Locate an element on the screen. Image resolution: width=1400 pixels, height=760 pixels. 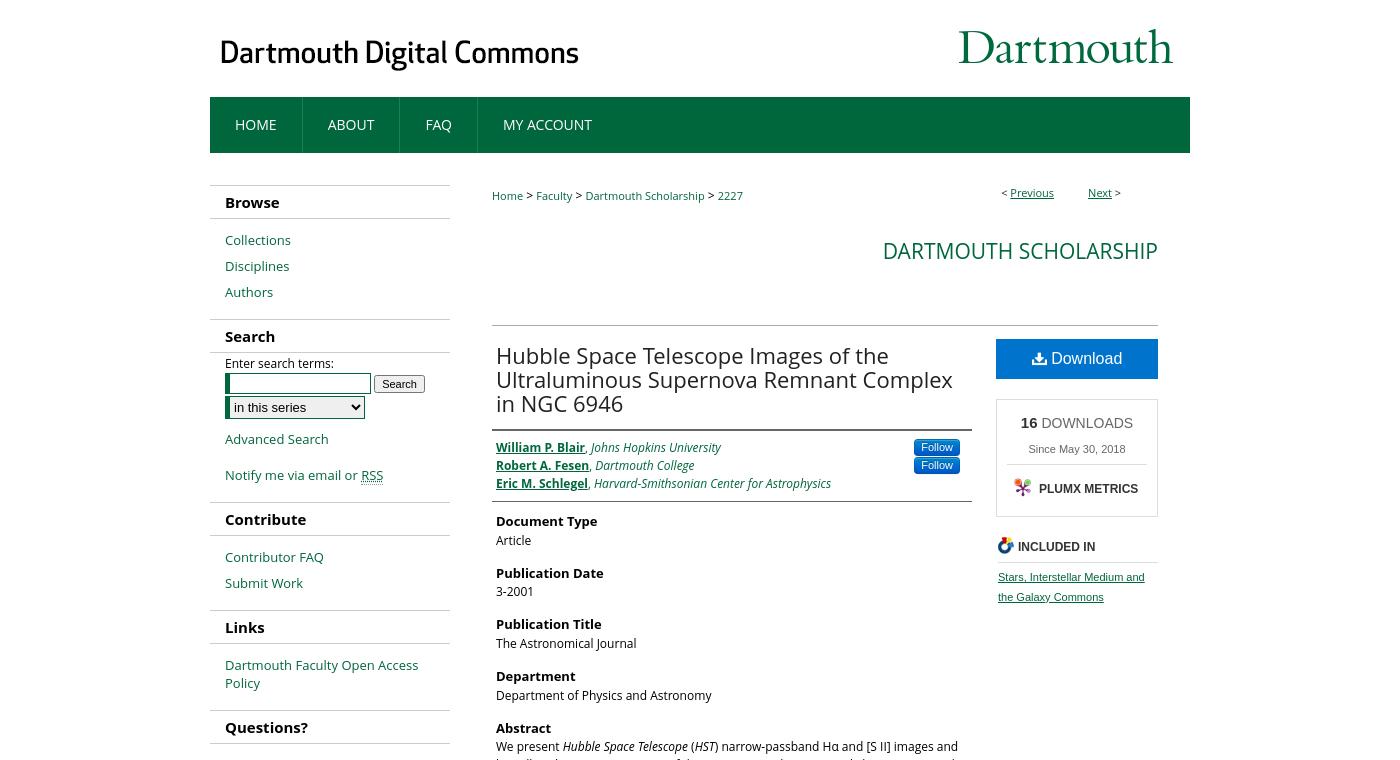
'Links' is located at coordinates (244, 625).